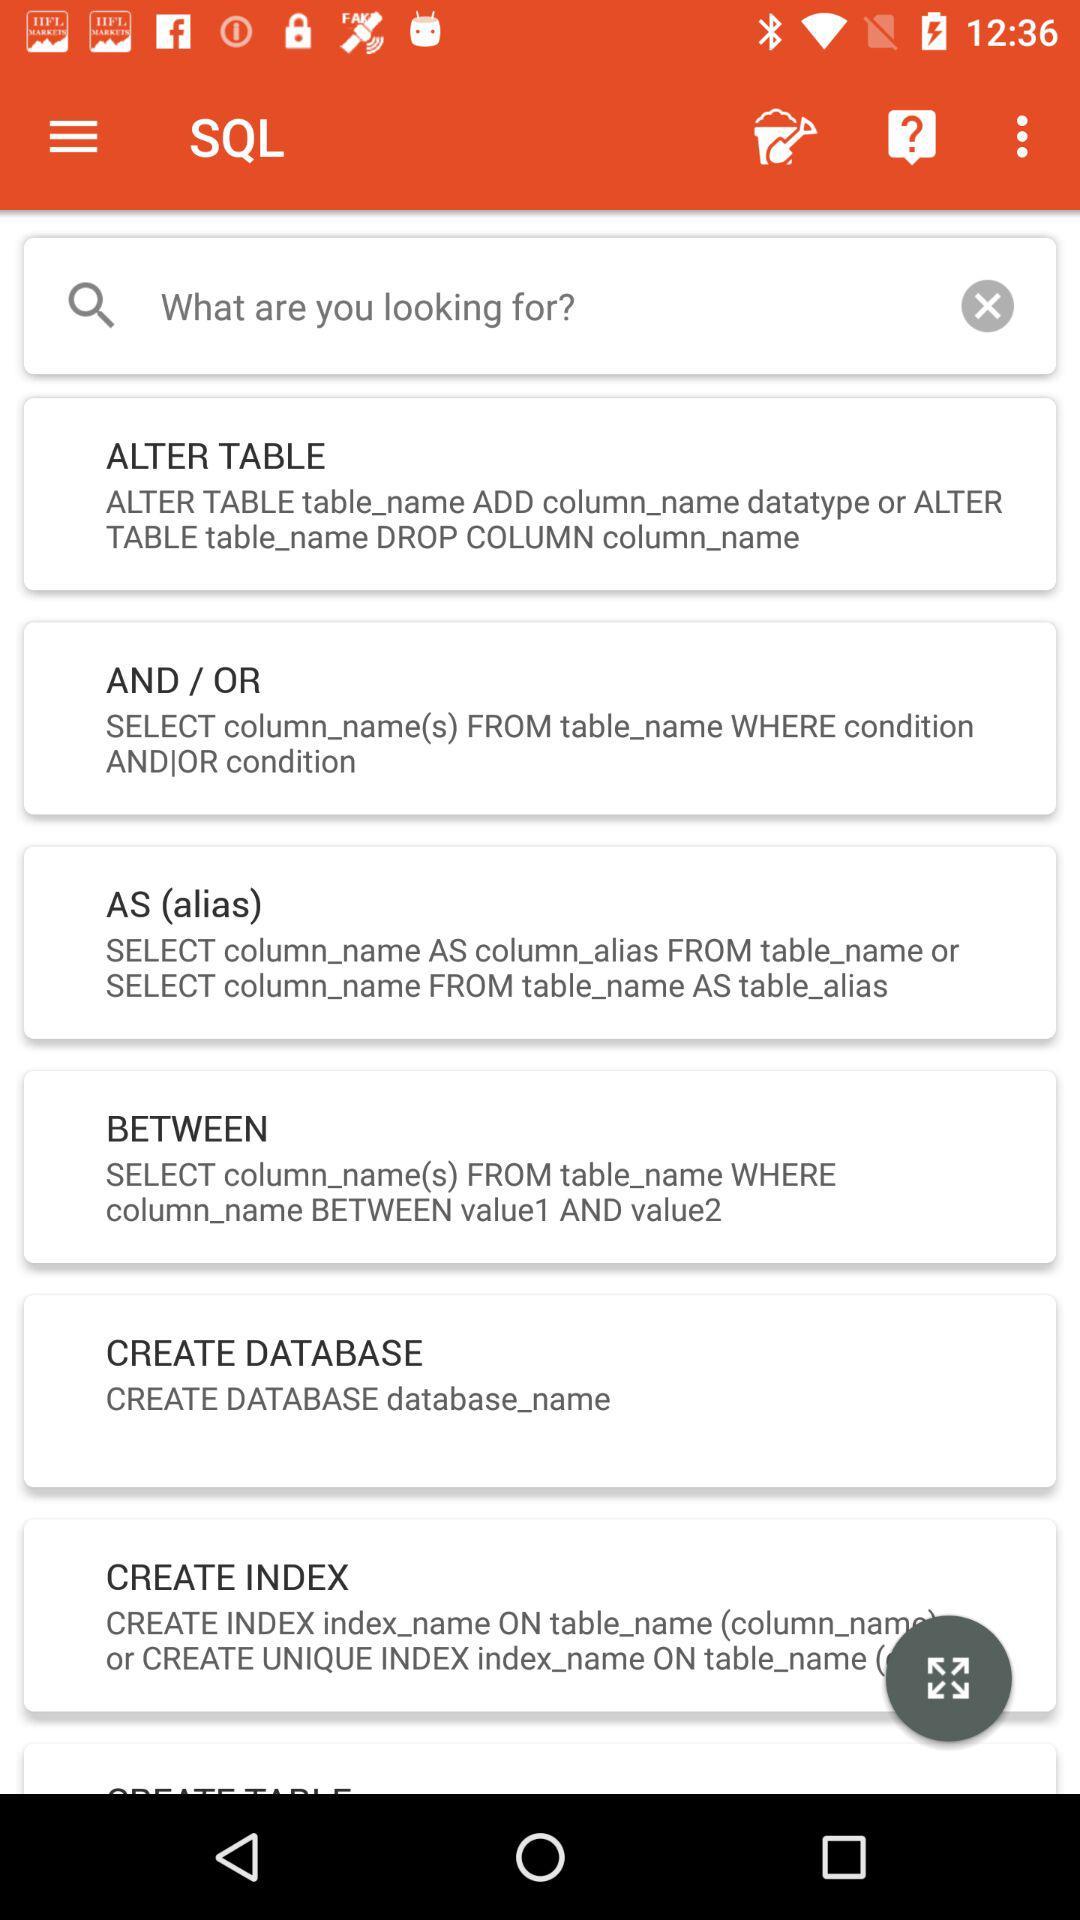 The image size is (1080, 1920). I want to click on the icon below select column_name s icon, so click(947, 1680).